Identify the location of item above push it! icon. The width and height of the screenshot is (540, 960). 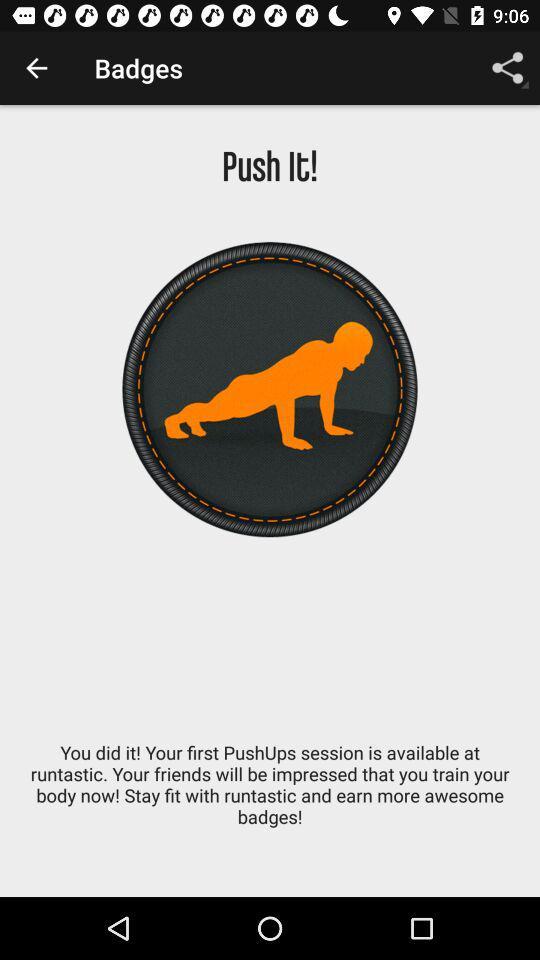
(508, 68).